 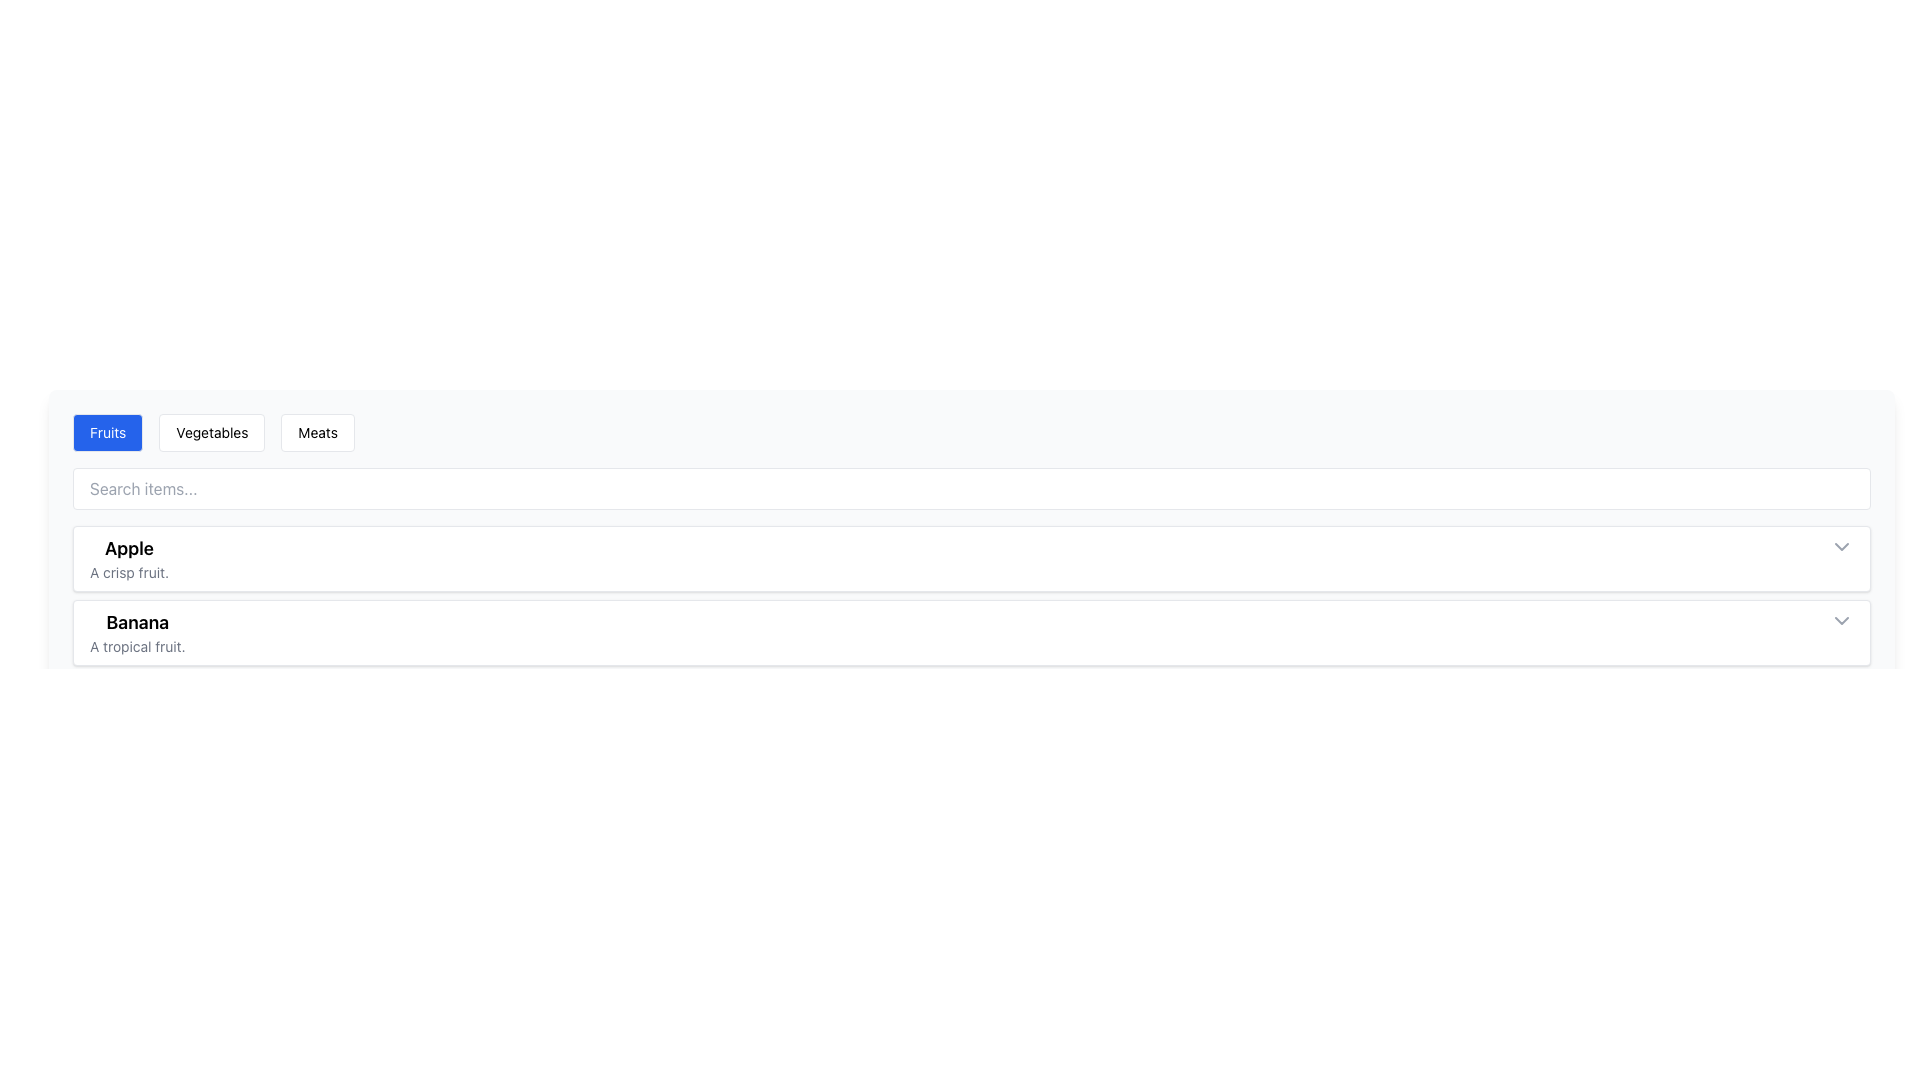 I want to click on the 'Meats' button, which is a rectangular button with rounded corners and black text, so click(x=317, y=431).